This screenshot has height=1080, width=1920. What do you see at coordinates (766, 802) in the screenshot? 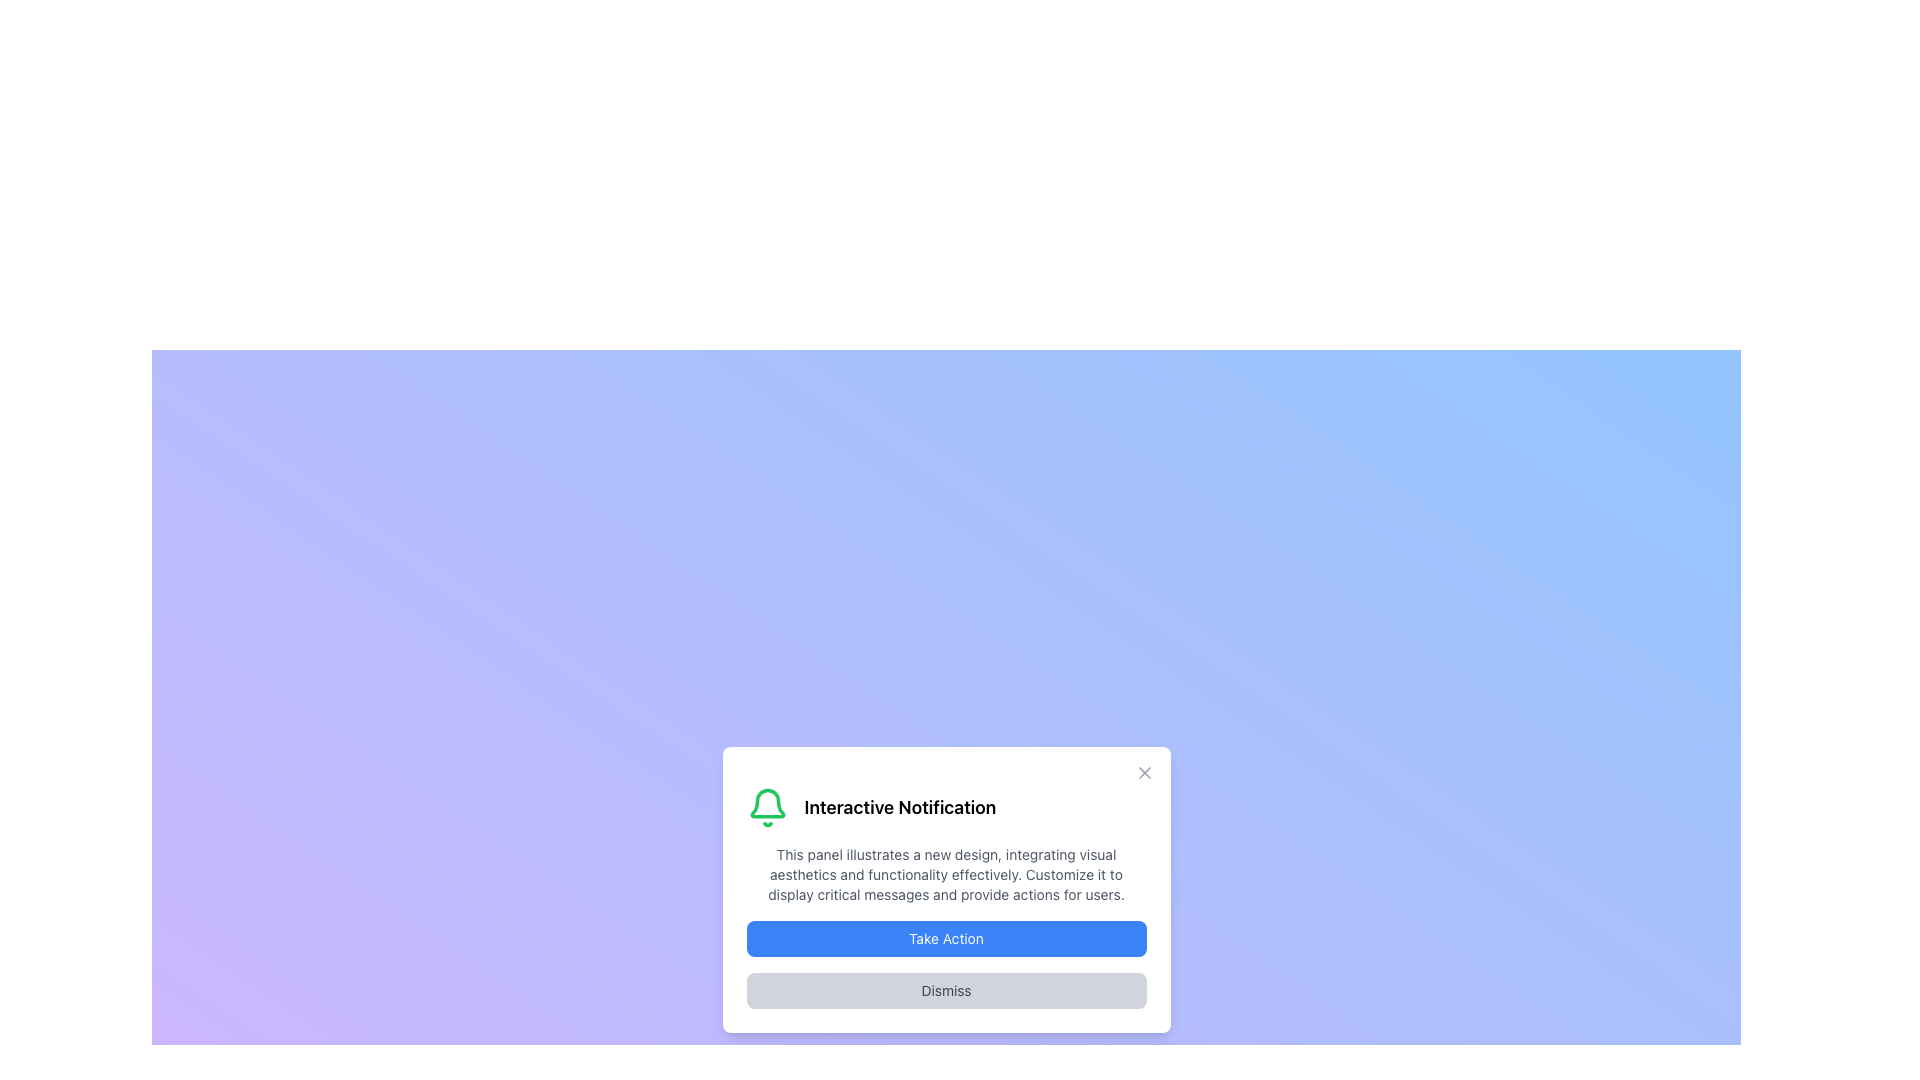
I see `the green bell-shaped notification icon located above the text 'Interactive Notification' in the notification panel` at bounding box center [766, 802].